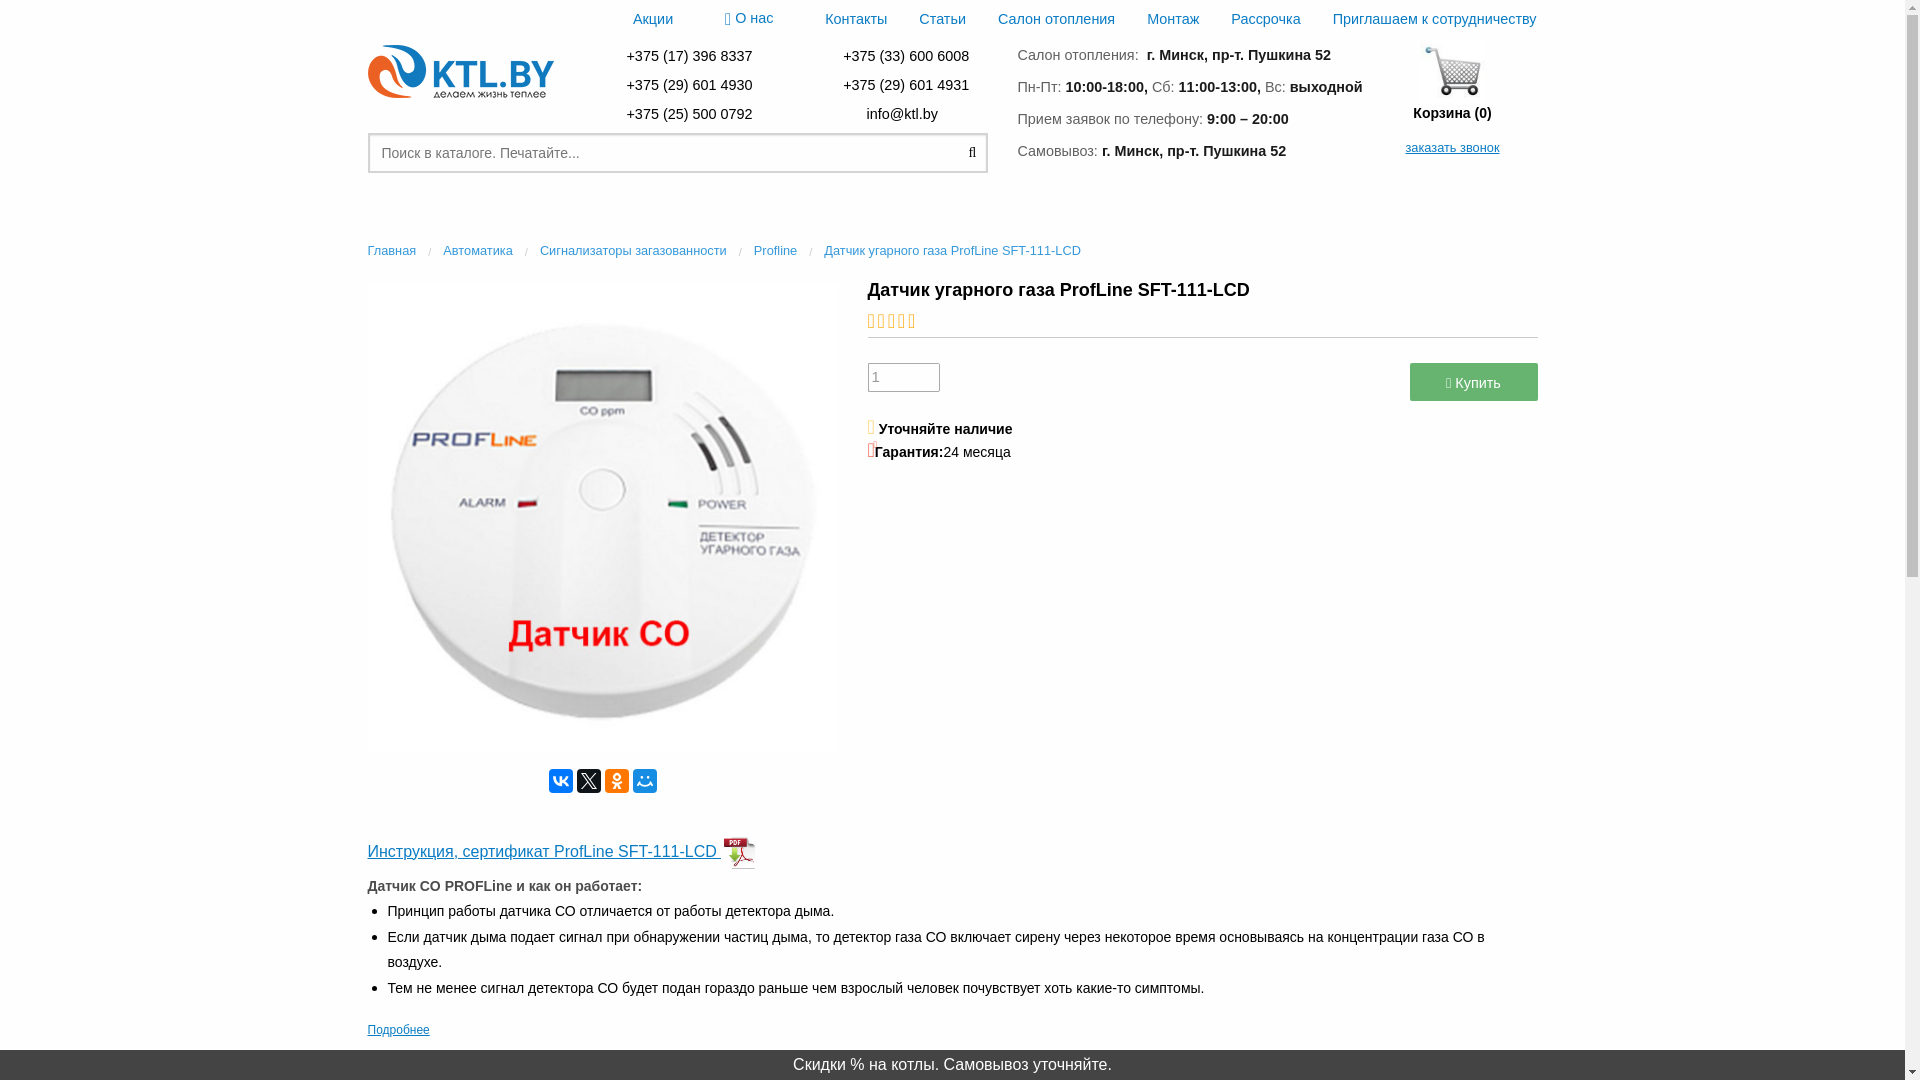  Describe the element at coordinates (774, 249) in the screenshot. I see `'Profline'` at that location.